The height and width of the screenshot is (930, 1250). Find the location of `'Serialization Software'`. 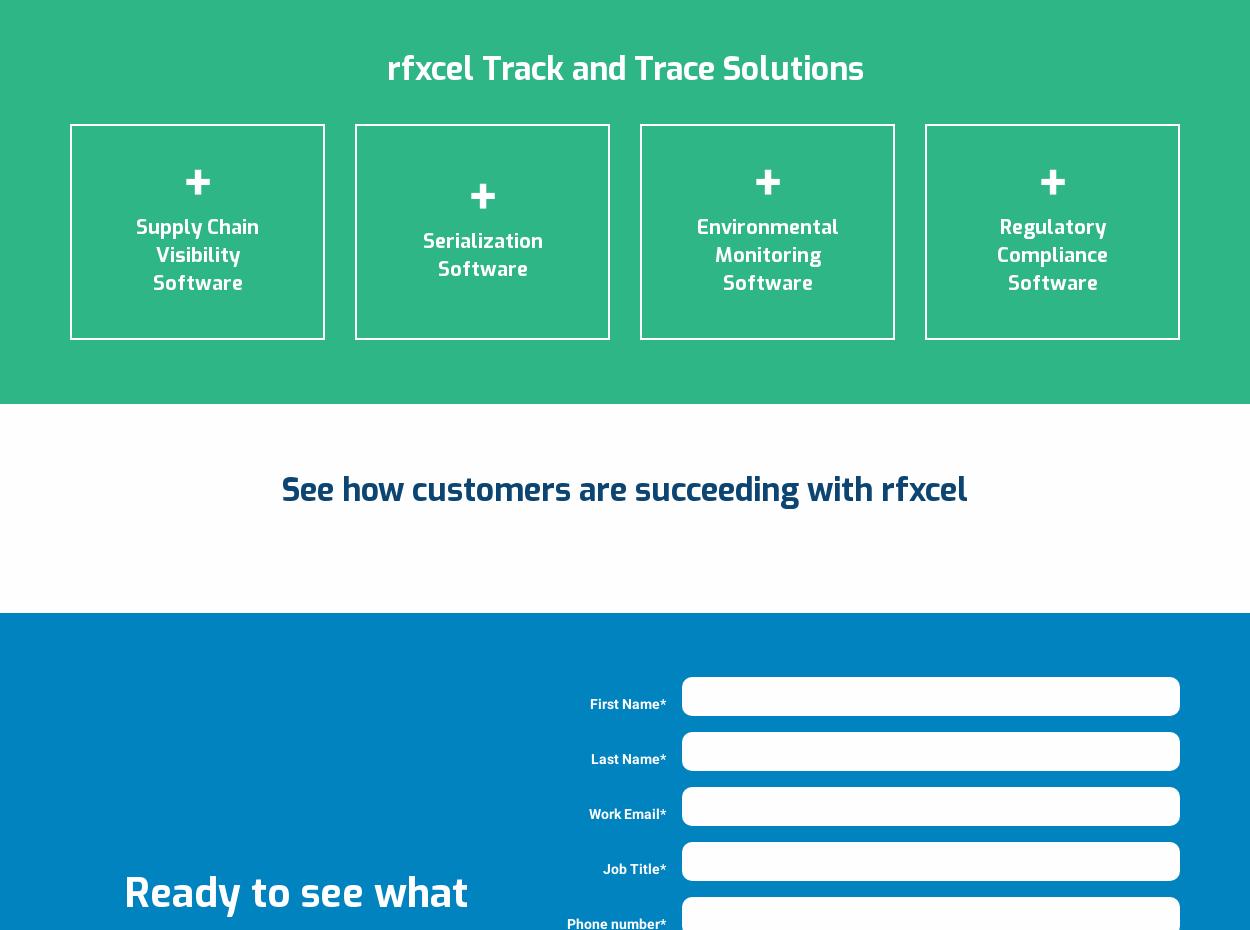

'Serialization Software' is located at coordinates (422, 254).